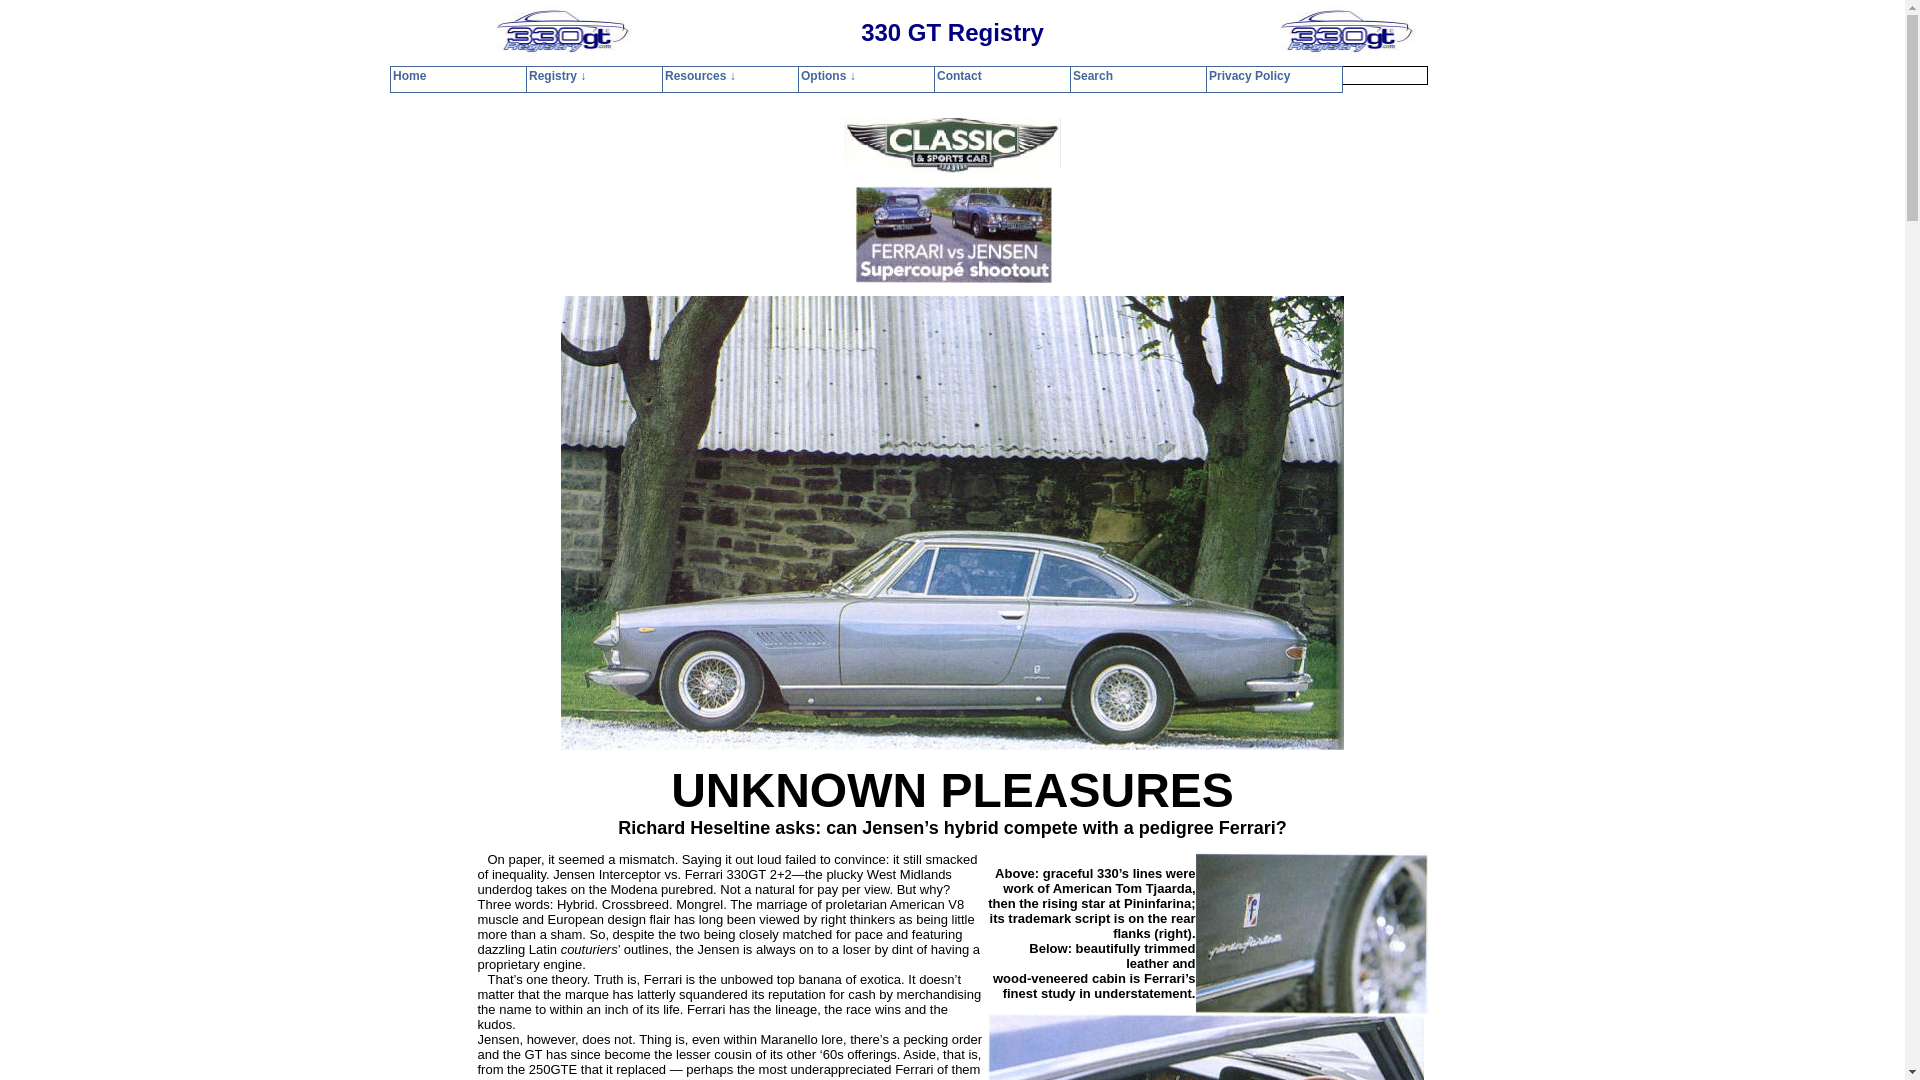 The width and height of the screenshot is (1920, 1080). Describe the element at coordinates (978, 74) in the screenshot. I see `'Contact'` at that location.